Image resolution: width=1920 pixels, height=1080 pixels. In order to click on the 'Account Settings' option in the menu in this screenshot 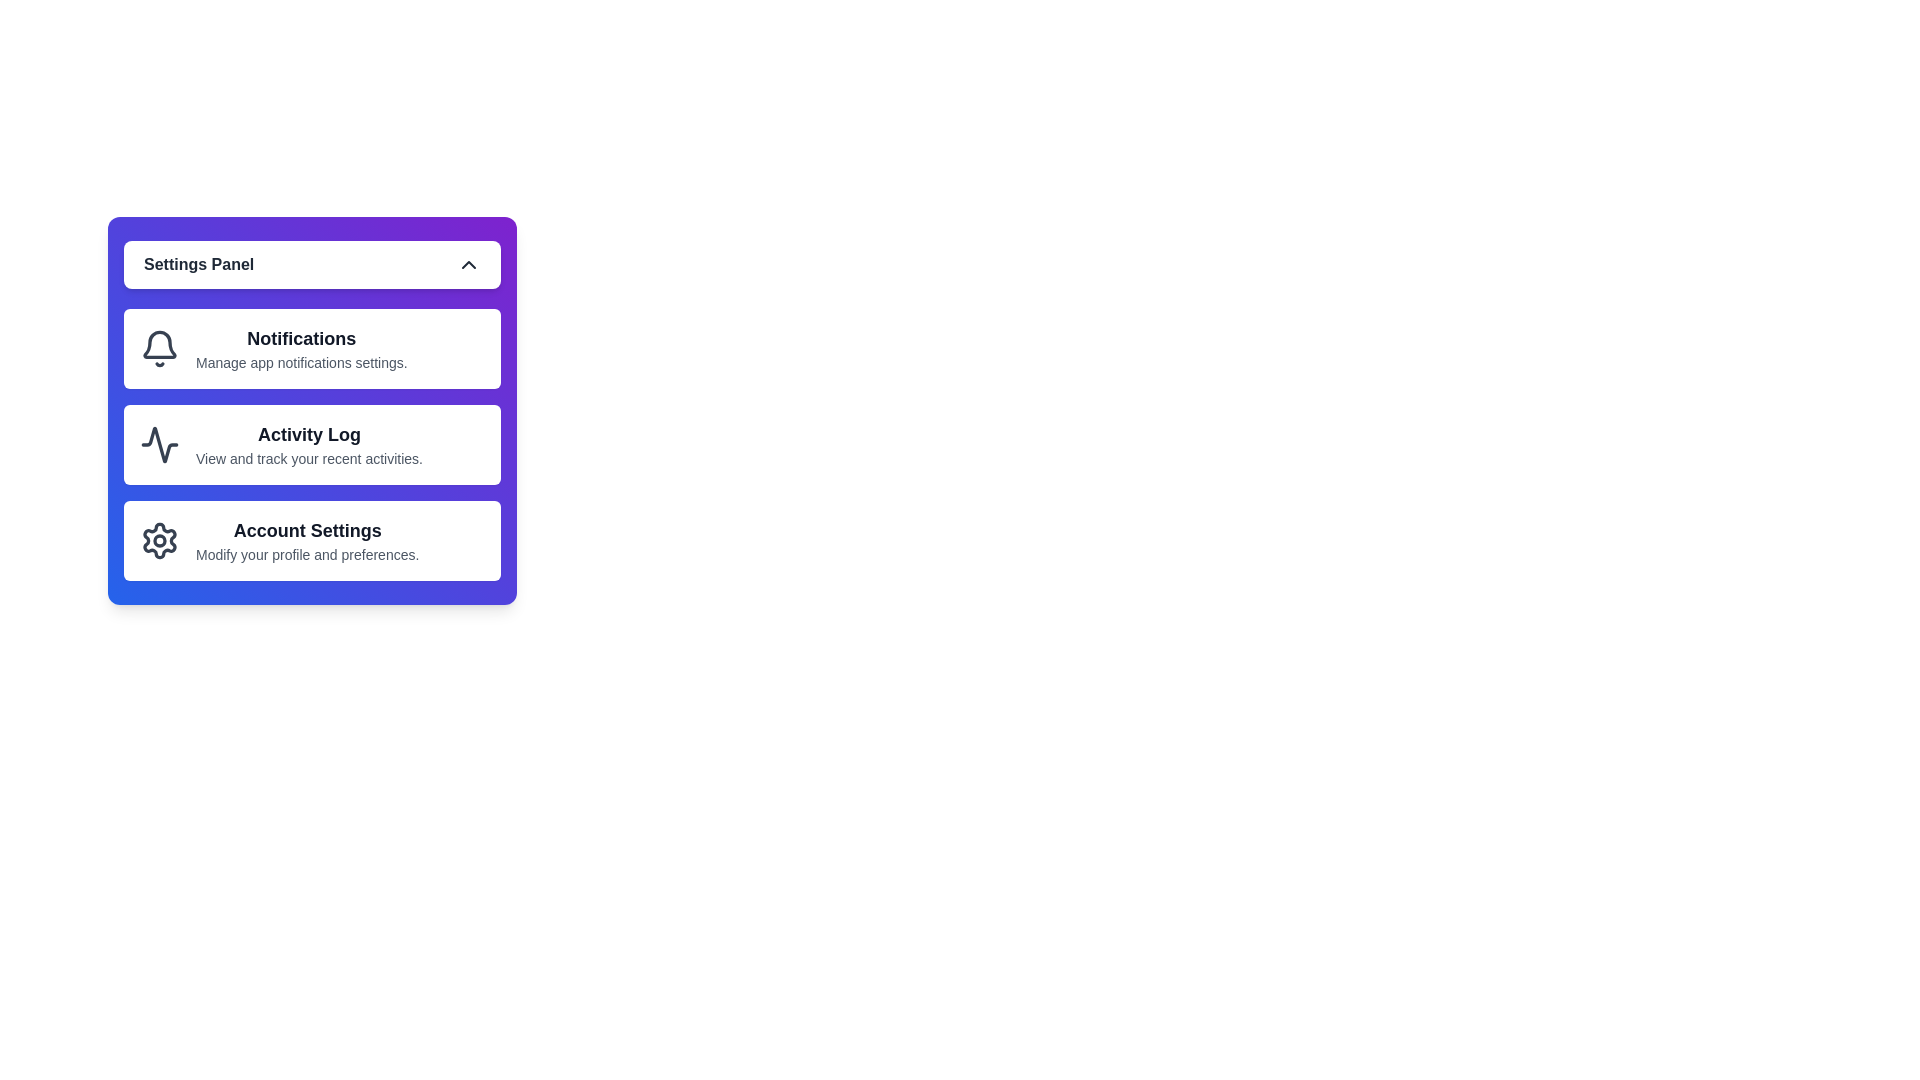, I will do `click(311, 540)`.